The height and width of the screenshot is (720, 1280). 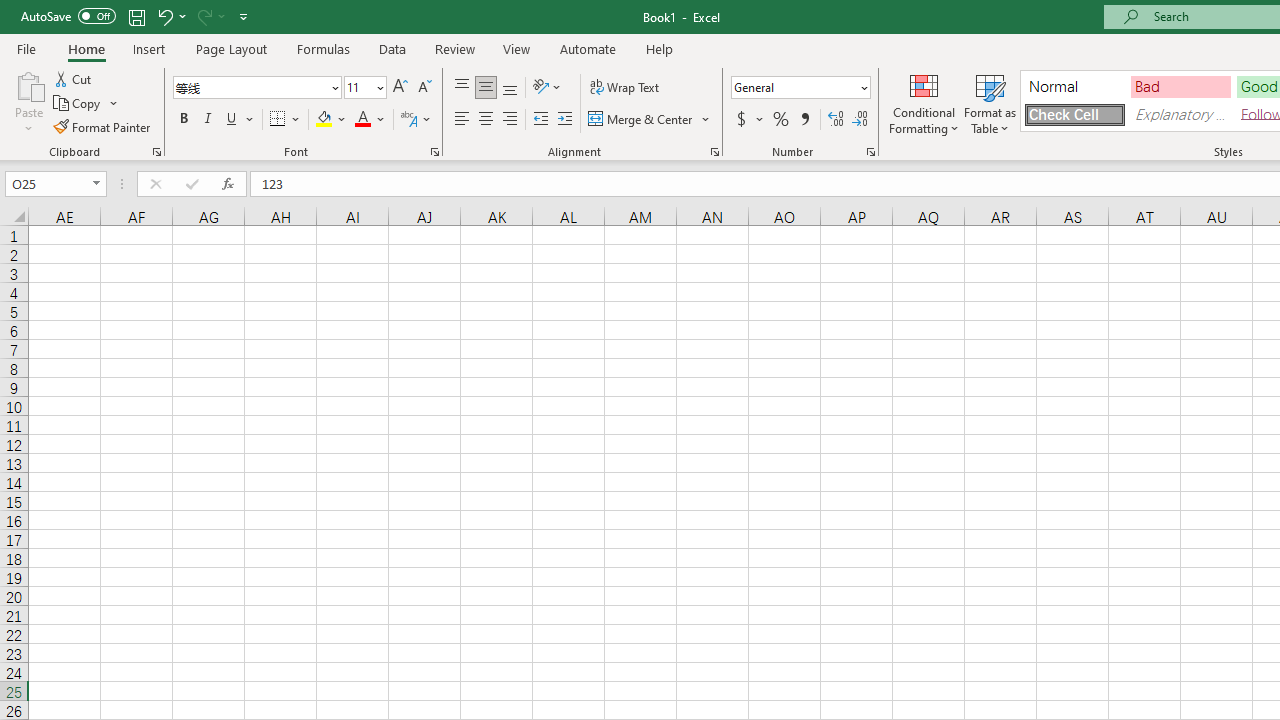 What do you see at coordinates (240, 119) in the screenshot?
I see `'Underline'` at bounding box center [240, 119].